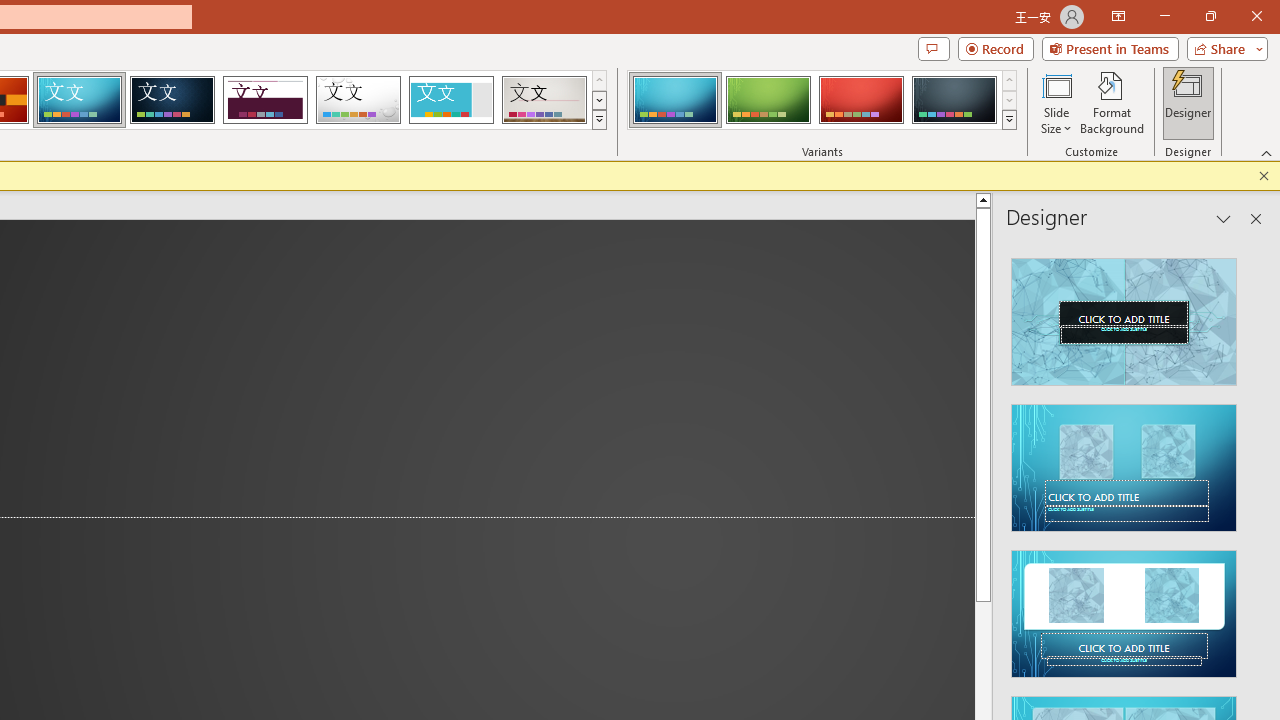 The height and width of the screenshot is (720, 1280). Describe the element at coordinates (264, 100) in the screenshot. I see `'Dividend'` at that location.